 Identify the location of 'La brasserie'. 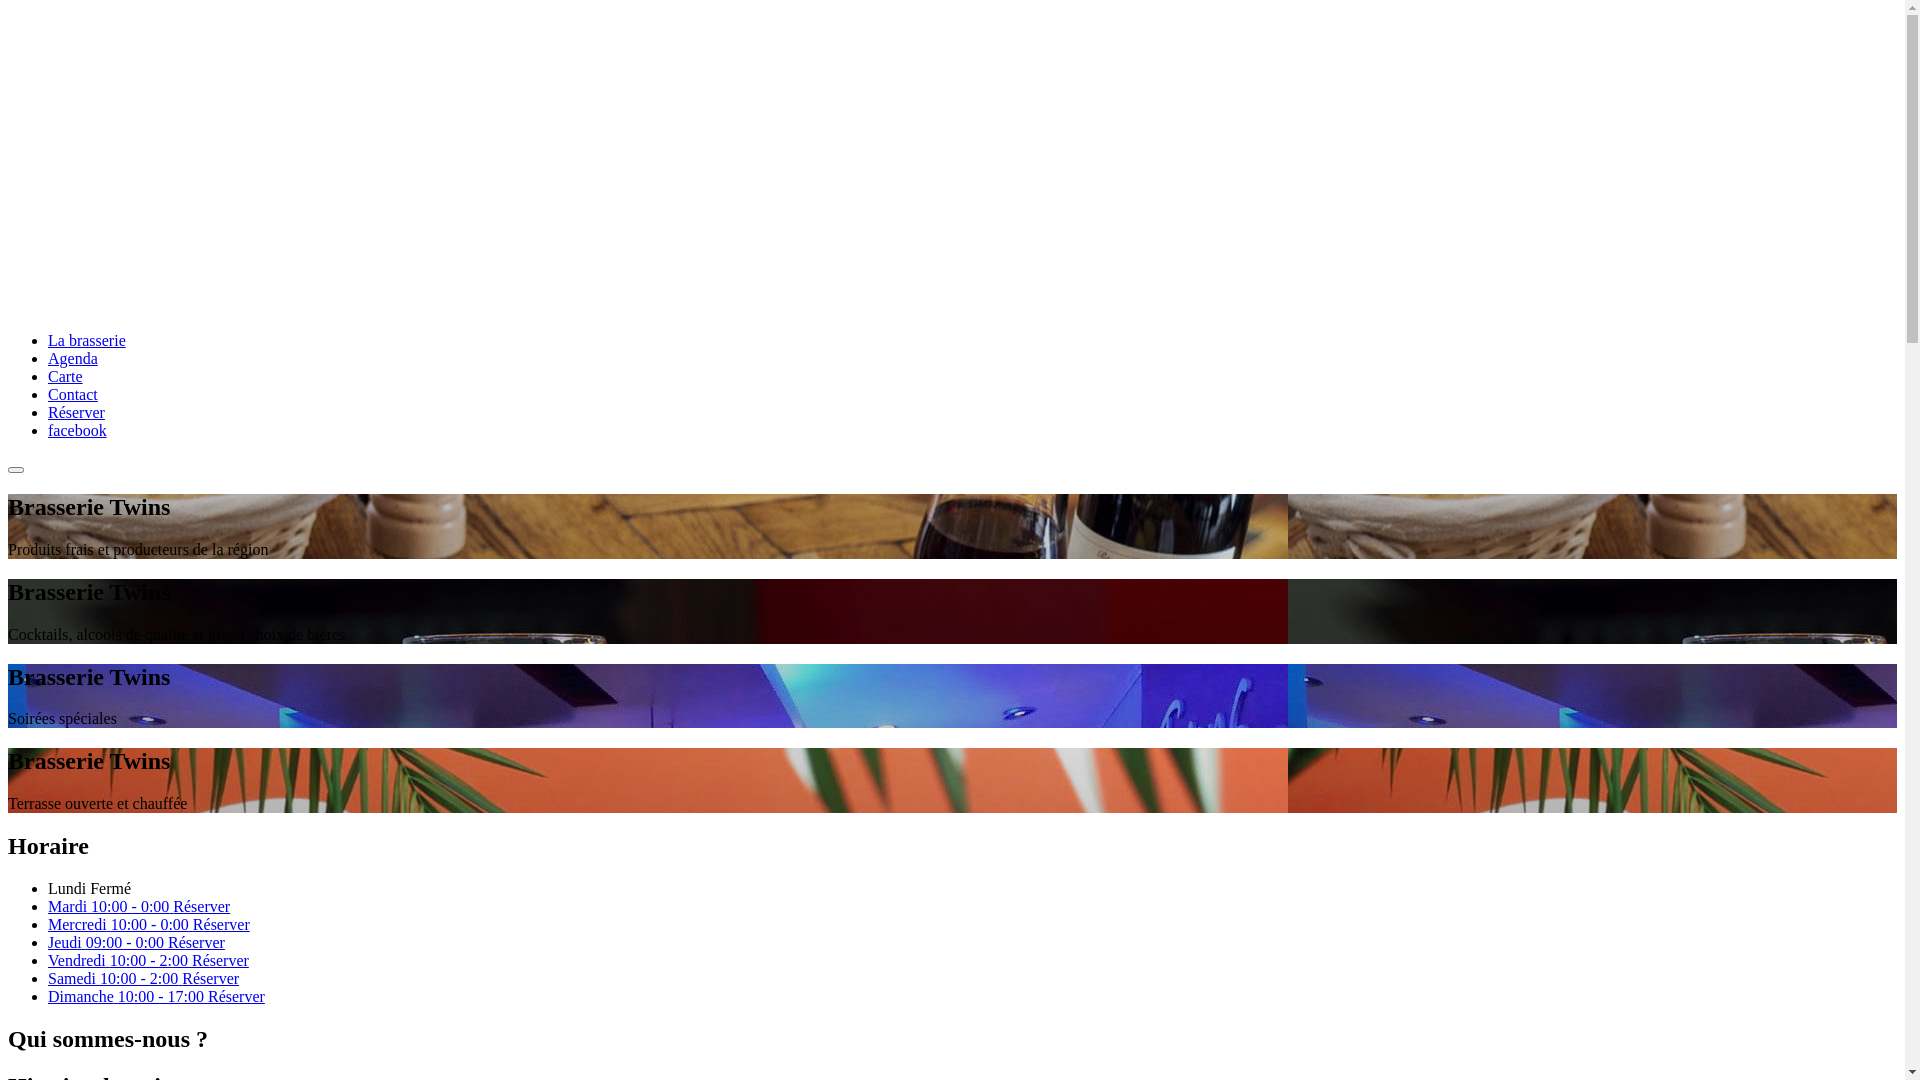
(48, 339).